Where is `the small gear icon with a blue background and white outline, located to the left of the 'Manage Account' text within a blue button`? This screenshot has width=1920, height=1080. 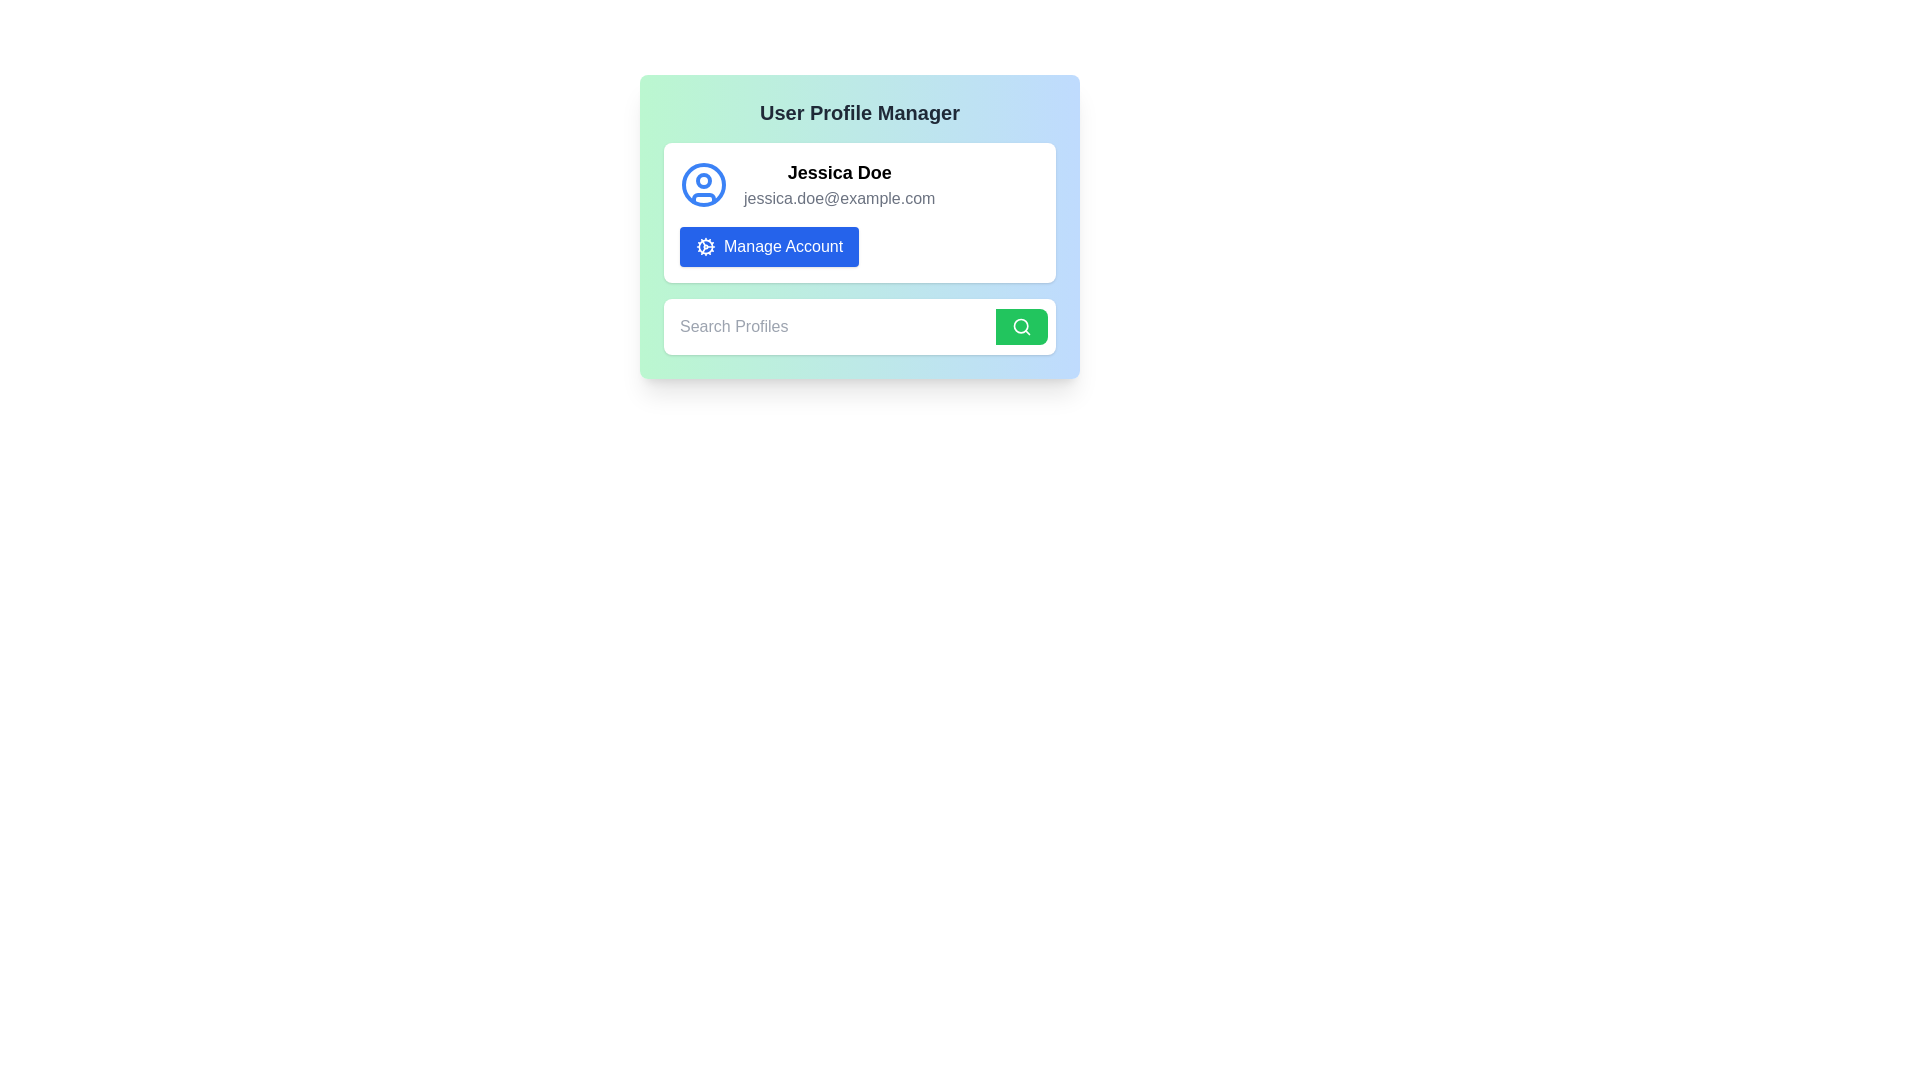 the small gear icon with a blue background and white outline, located to the left of the 'Manage Account' text within a blue button is located at coordinates (705, 245).